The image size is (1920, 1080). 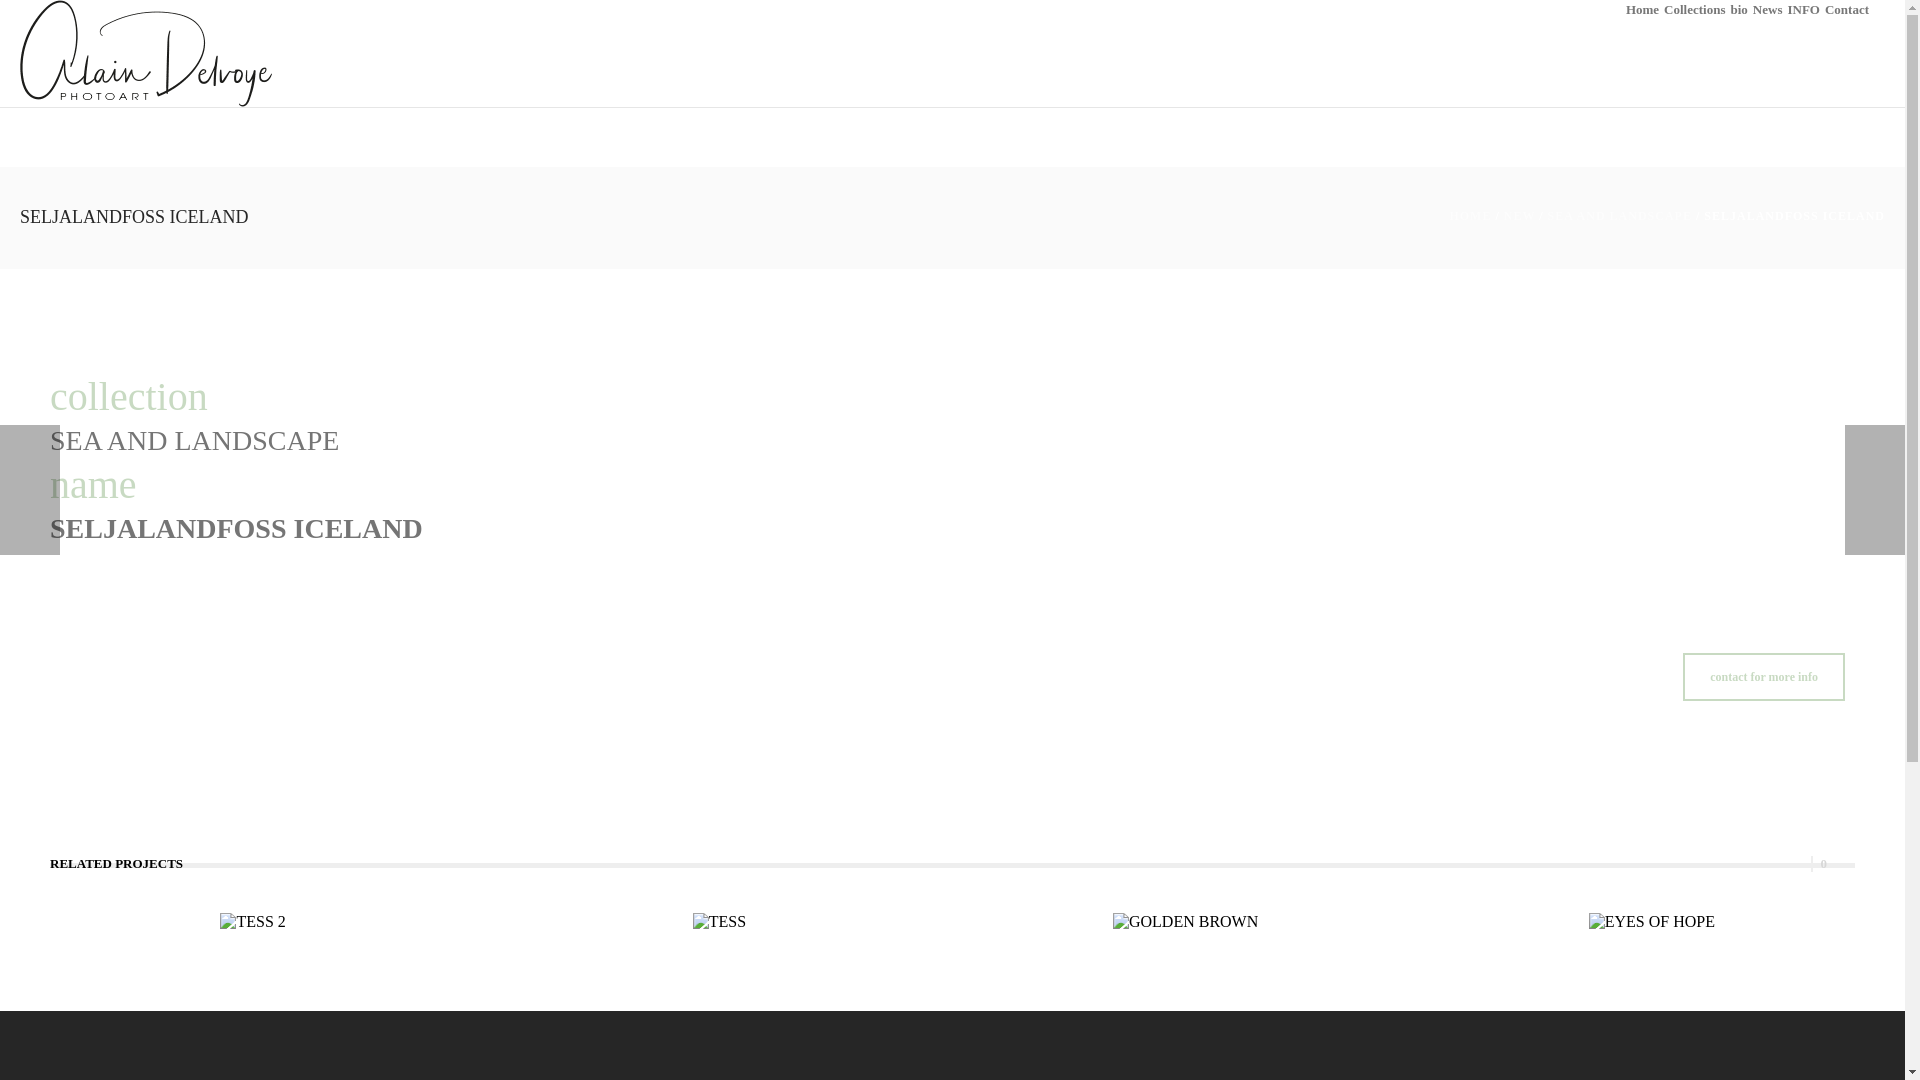 What do you see at coordinates (251, 921) in the screenshot?
I see `'TESS 2'` at bounding box center [251, 921].